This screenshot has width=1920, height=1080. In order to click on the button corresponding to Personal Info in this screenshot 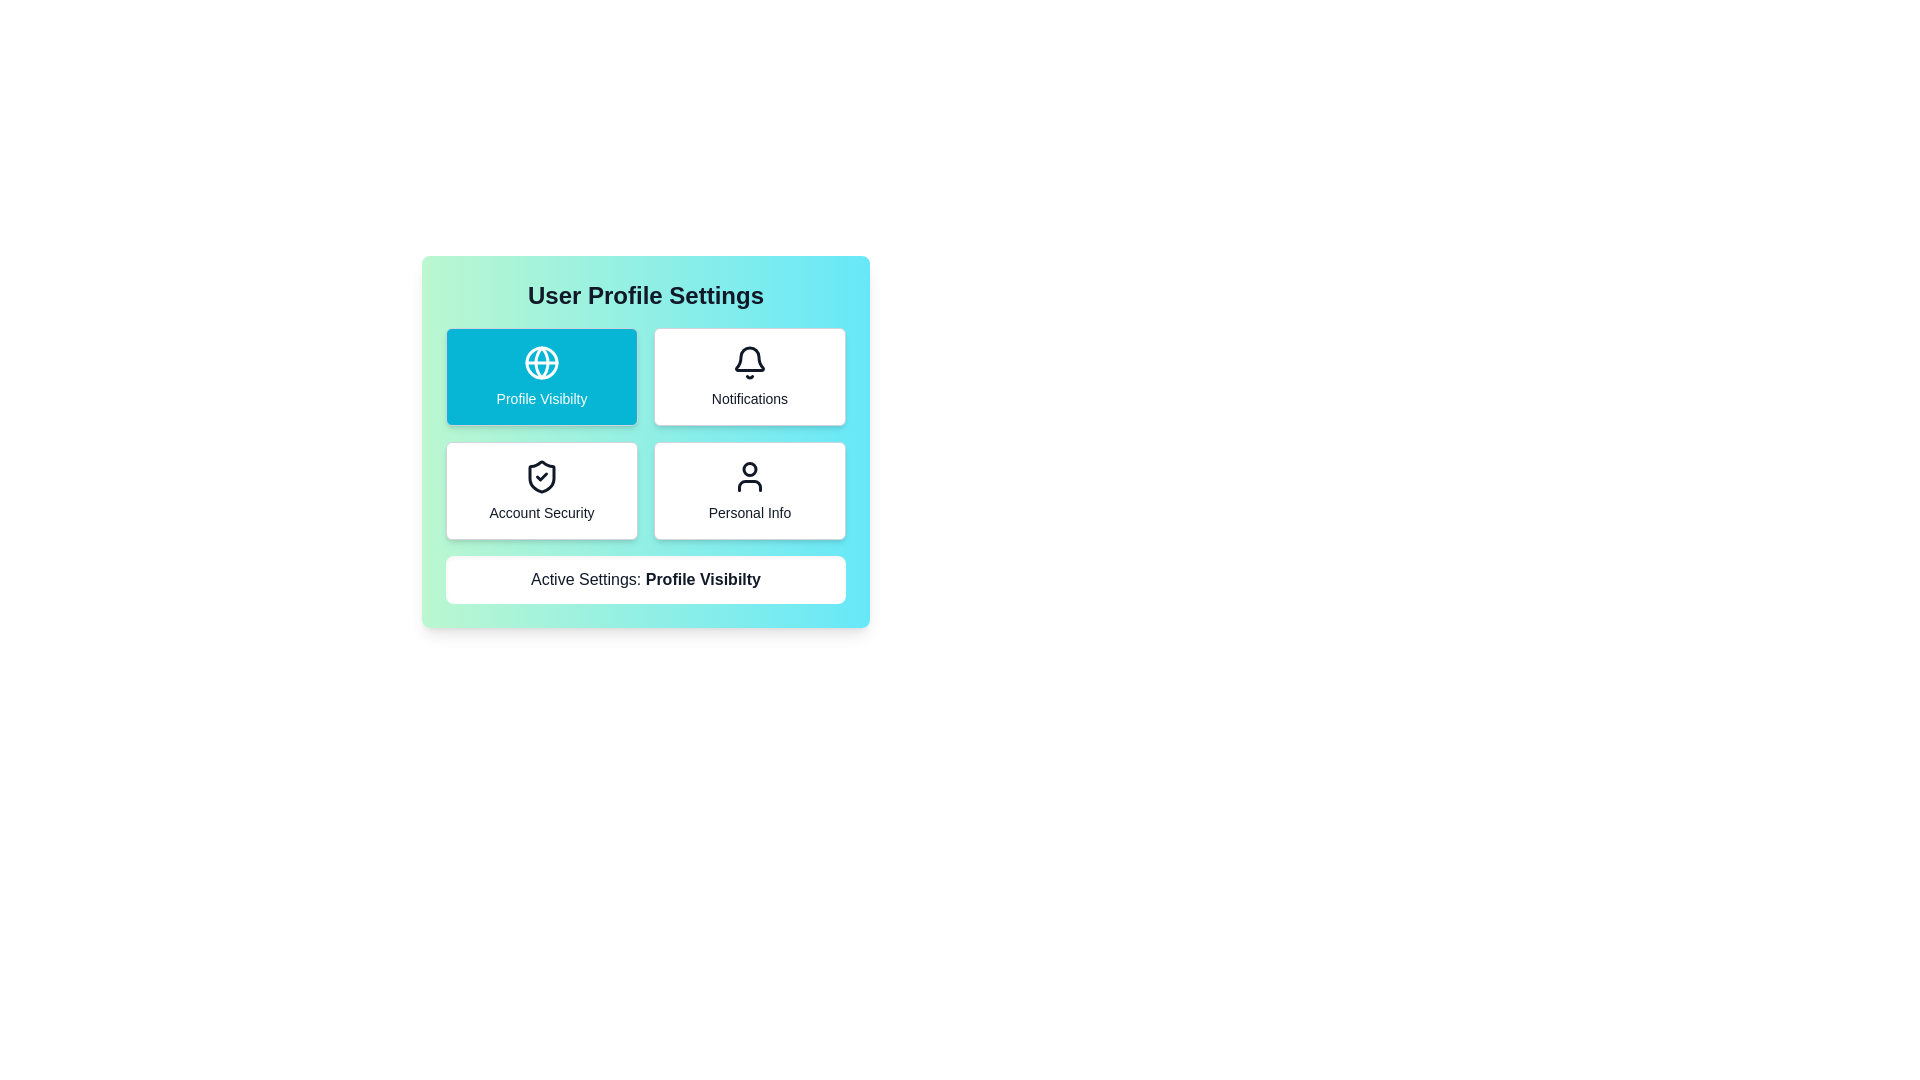, I will do `click(748, 490)`.